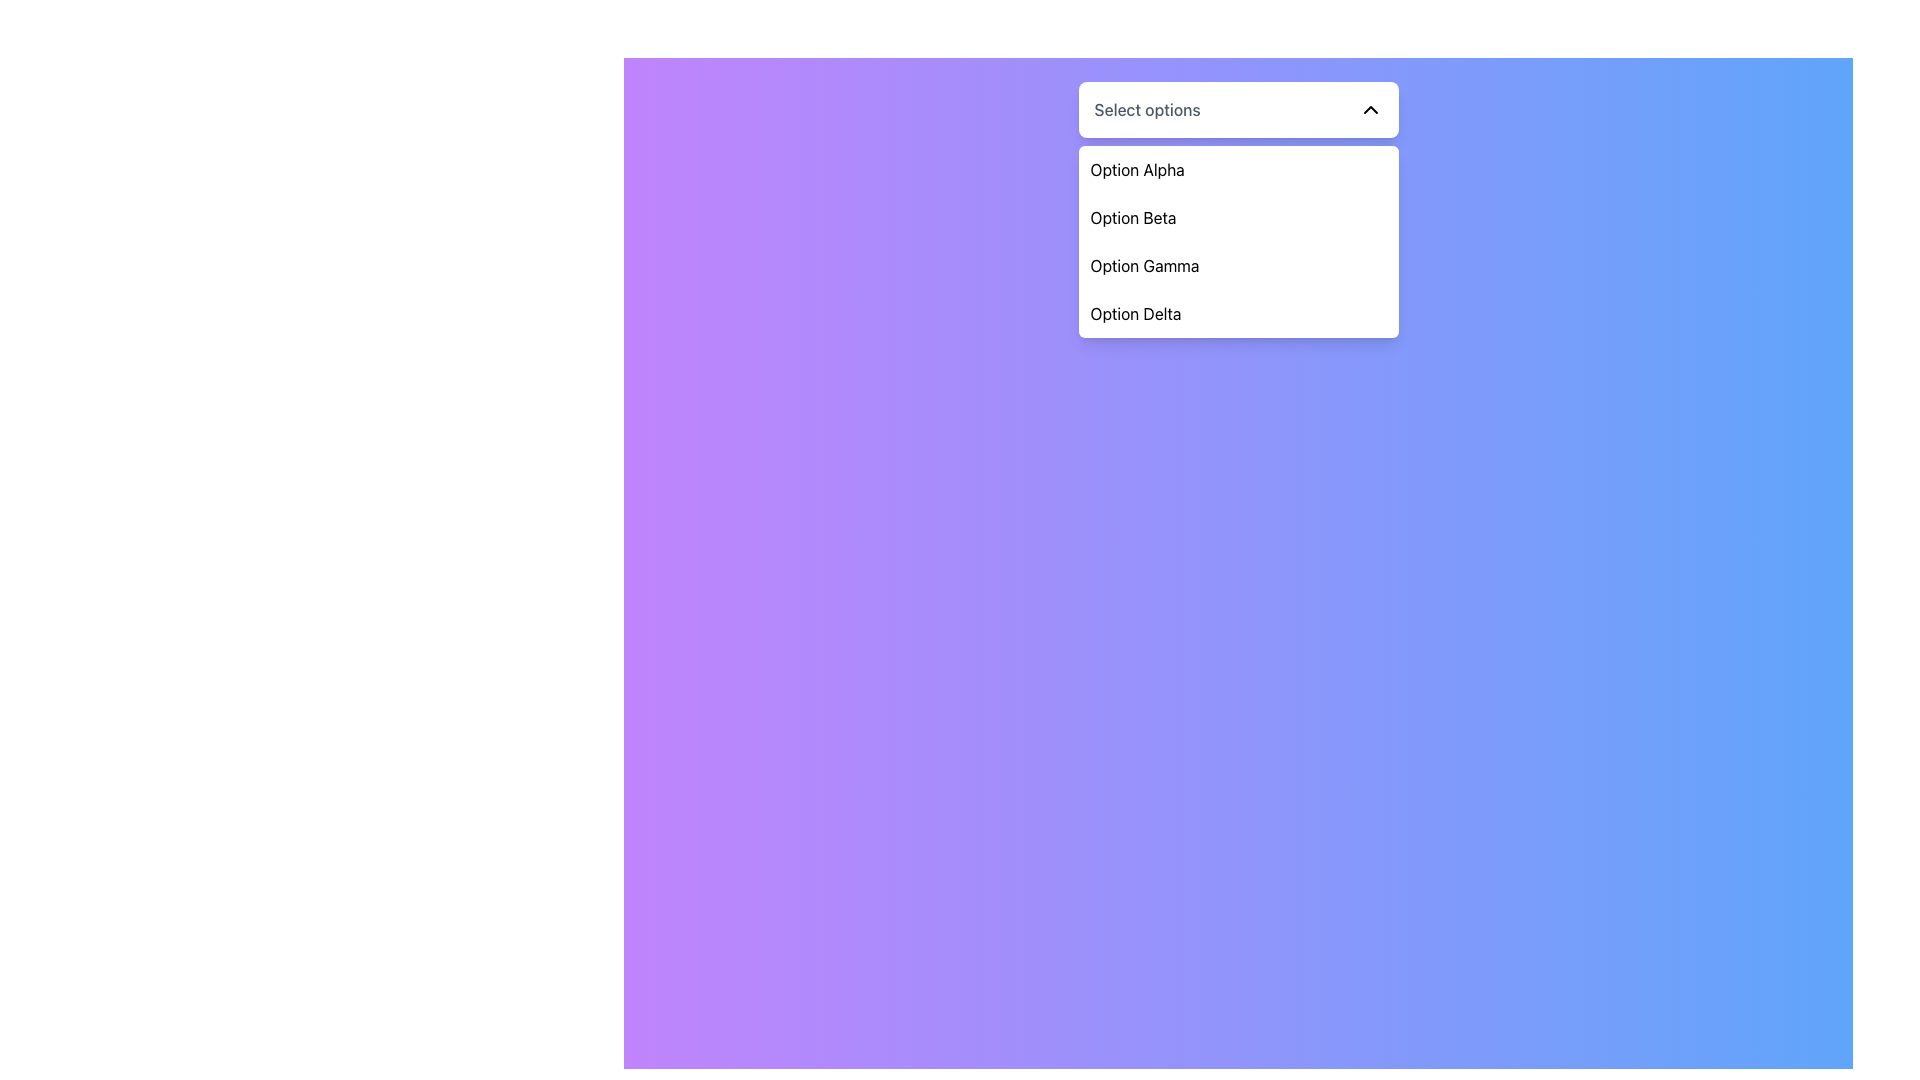  What do you see at coordinates (1144, 265) in the screenshot?
I see `the text label displaying 'Option Gamma' in the dropdown menu` at bounding box center [1144, 265].